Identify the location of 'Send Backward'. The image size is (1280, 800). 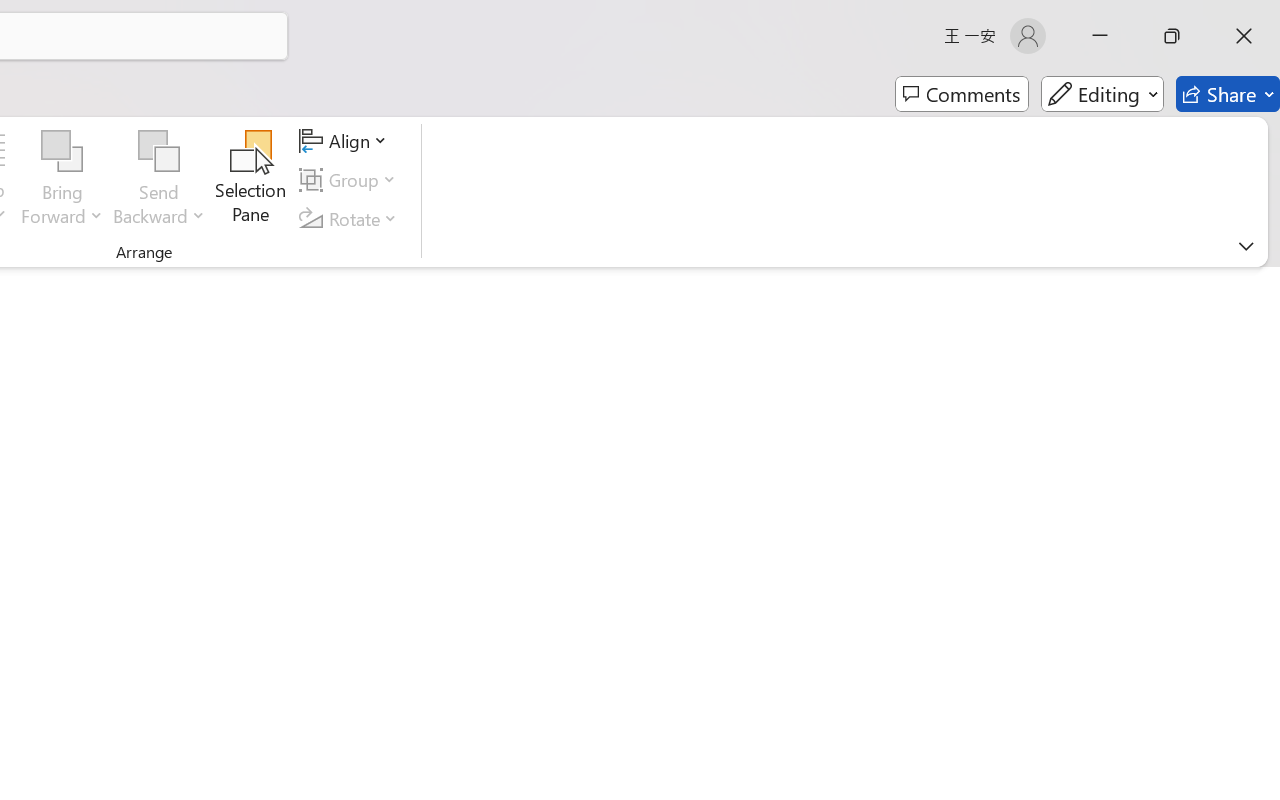
(158, 151).